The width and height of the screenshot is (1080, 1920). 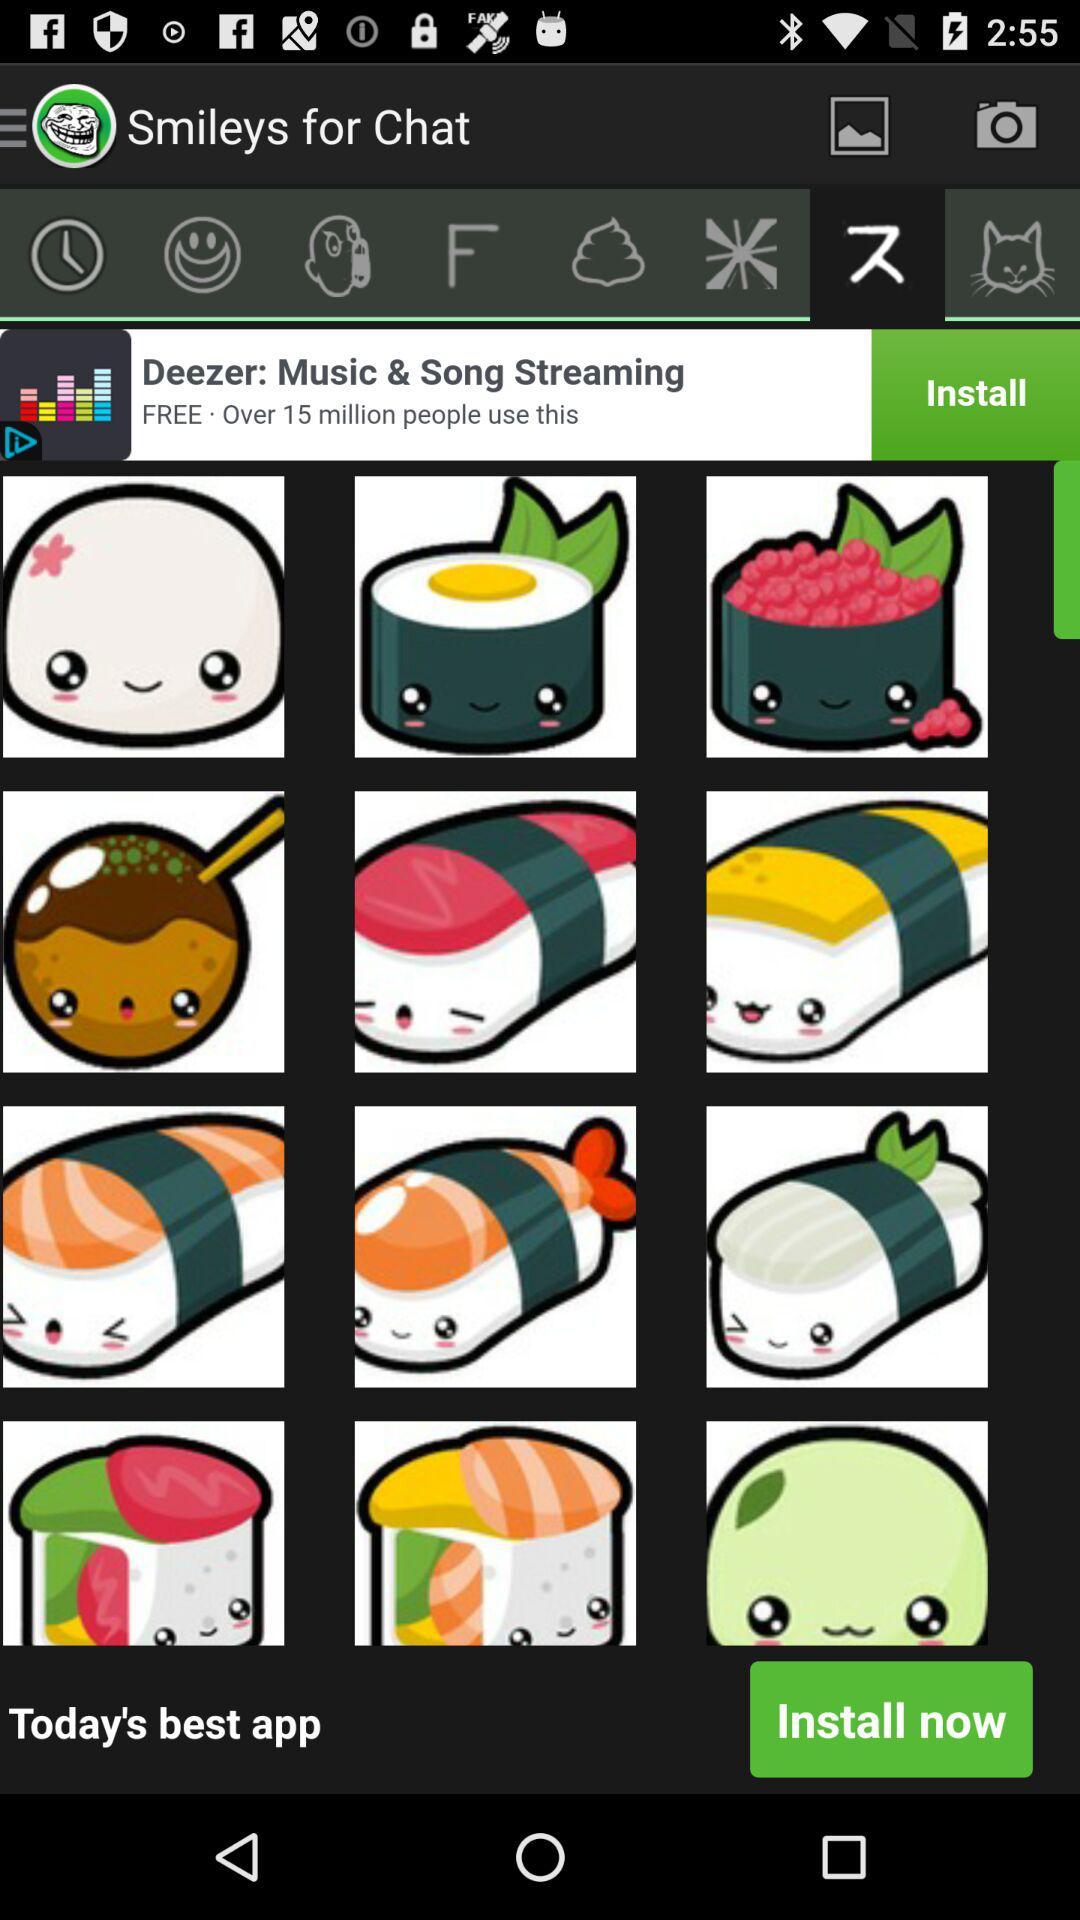 I want to click on icon button, so click(x=336, y=253).